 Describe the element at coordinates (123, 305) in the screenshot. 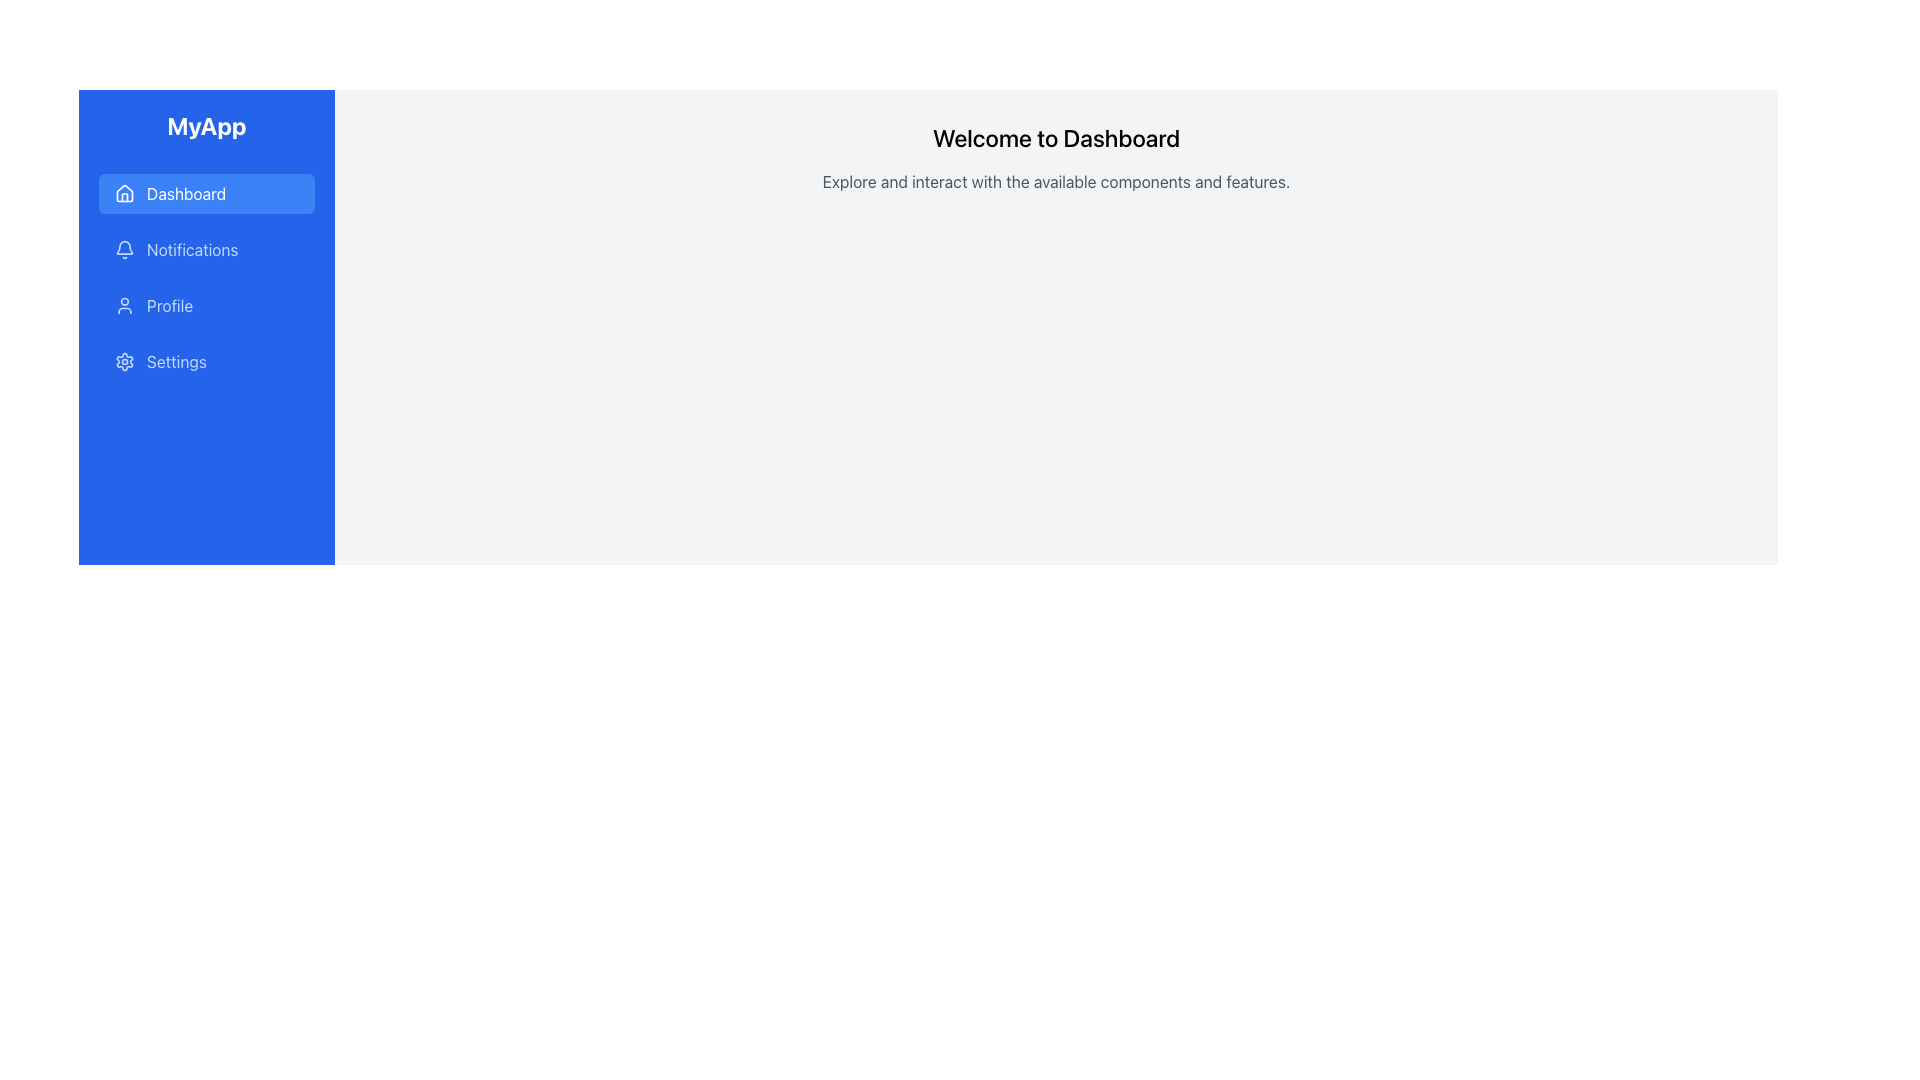

I see `the user icon in the 'Profile' option of the vertical navigation menu` at that location.